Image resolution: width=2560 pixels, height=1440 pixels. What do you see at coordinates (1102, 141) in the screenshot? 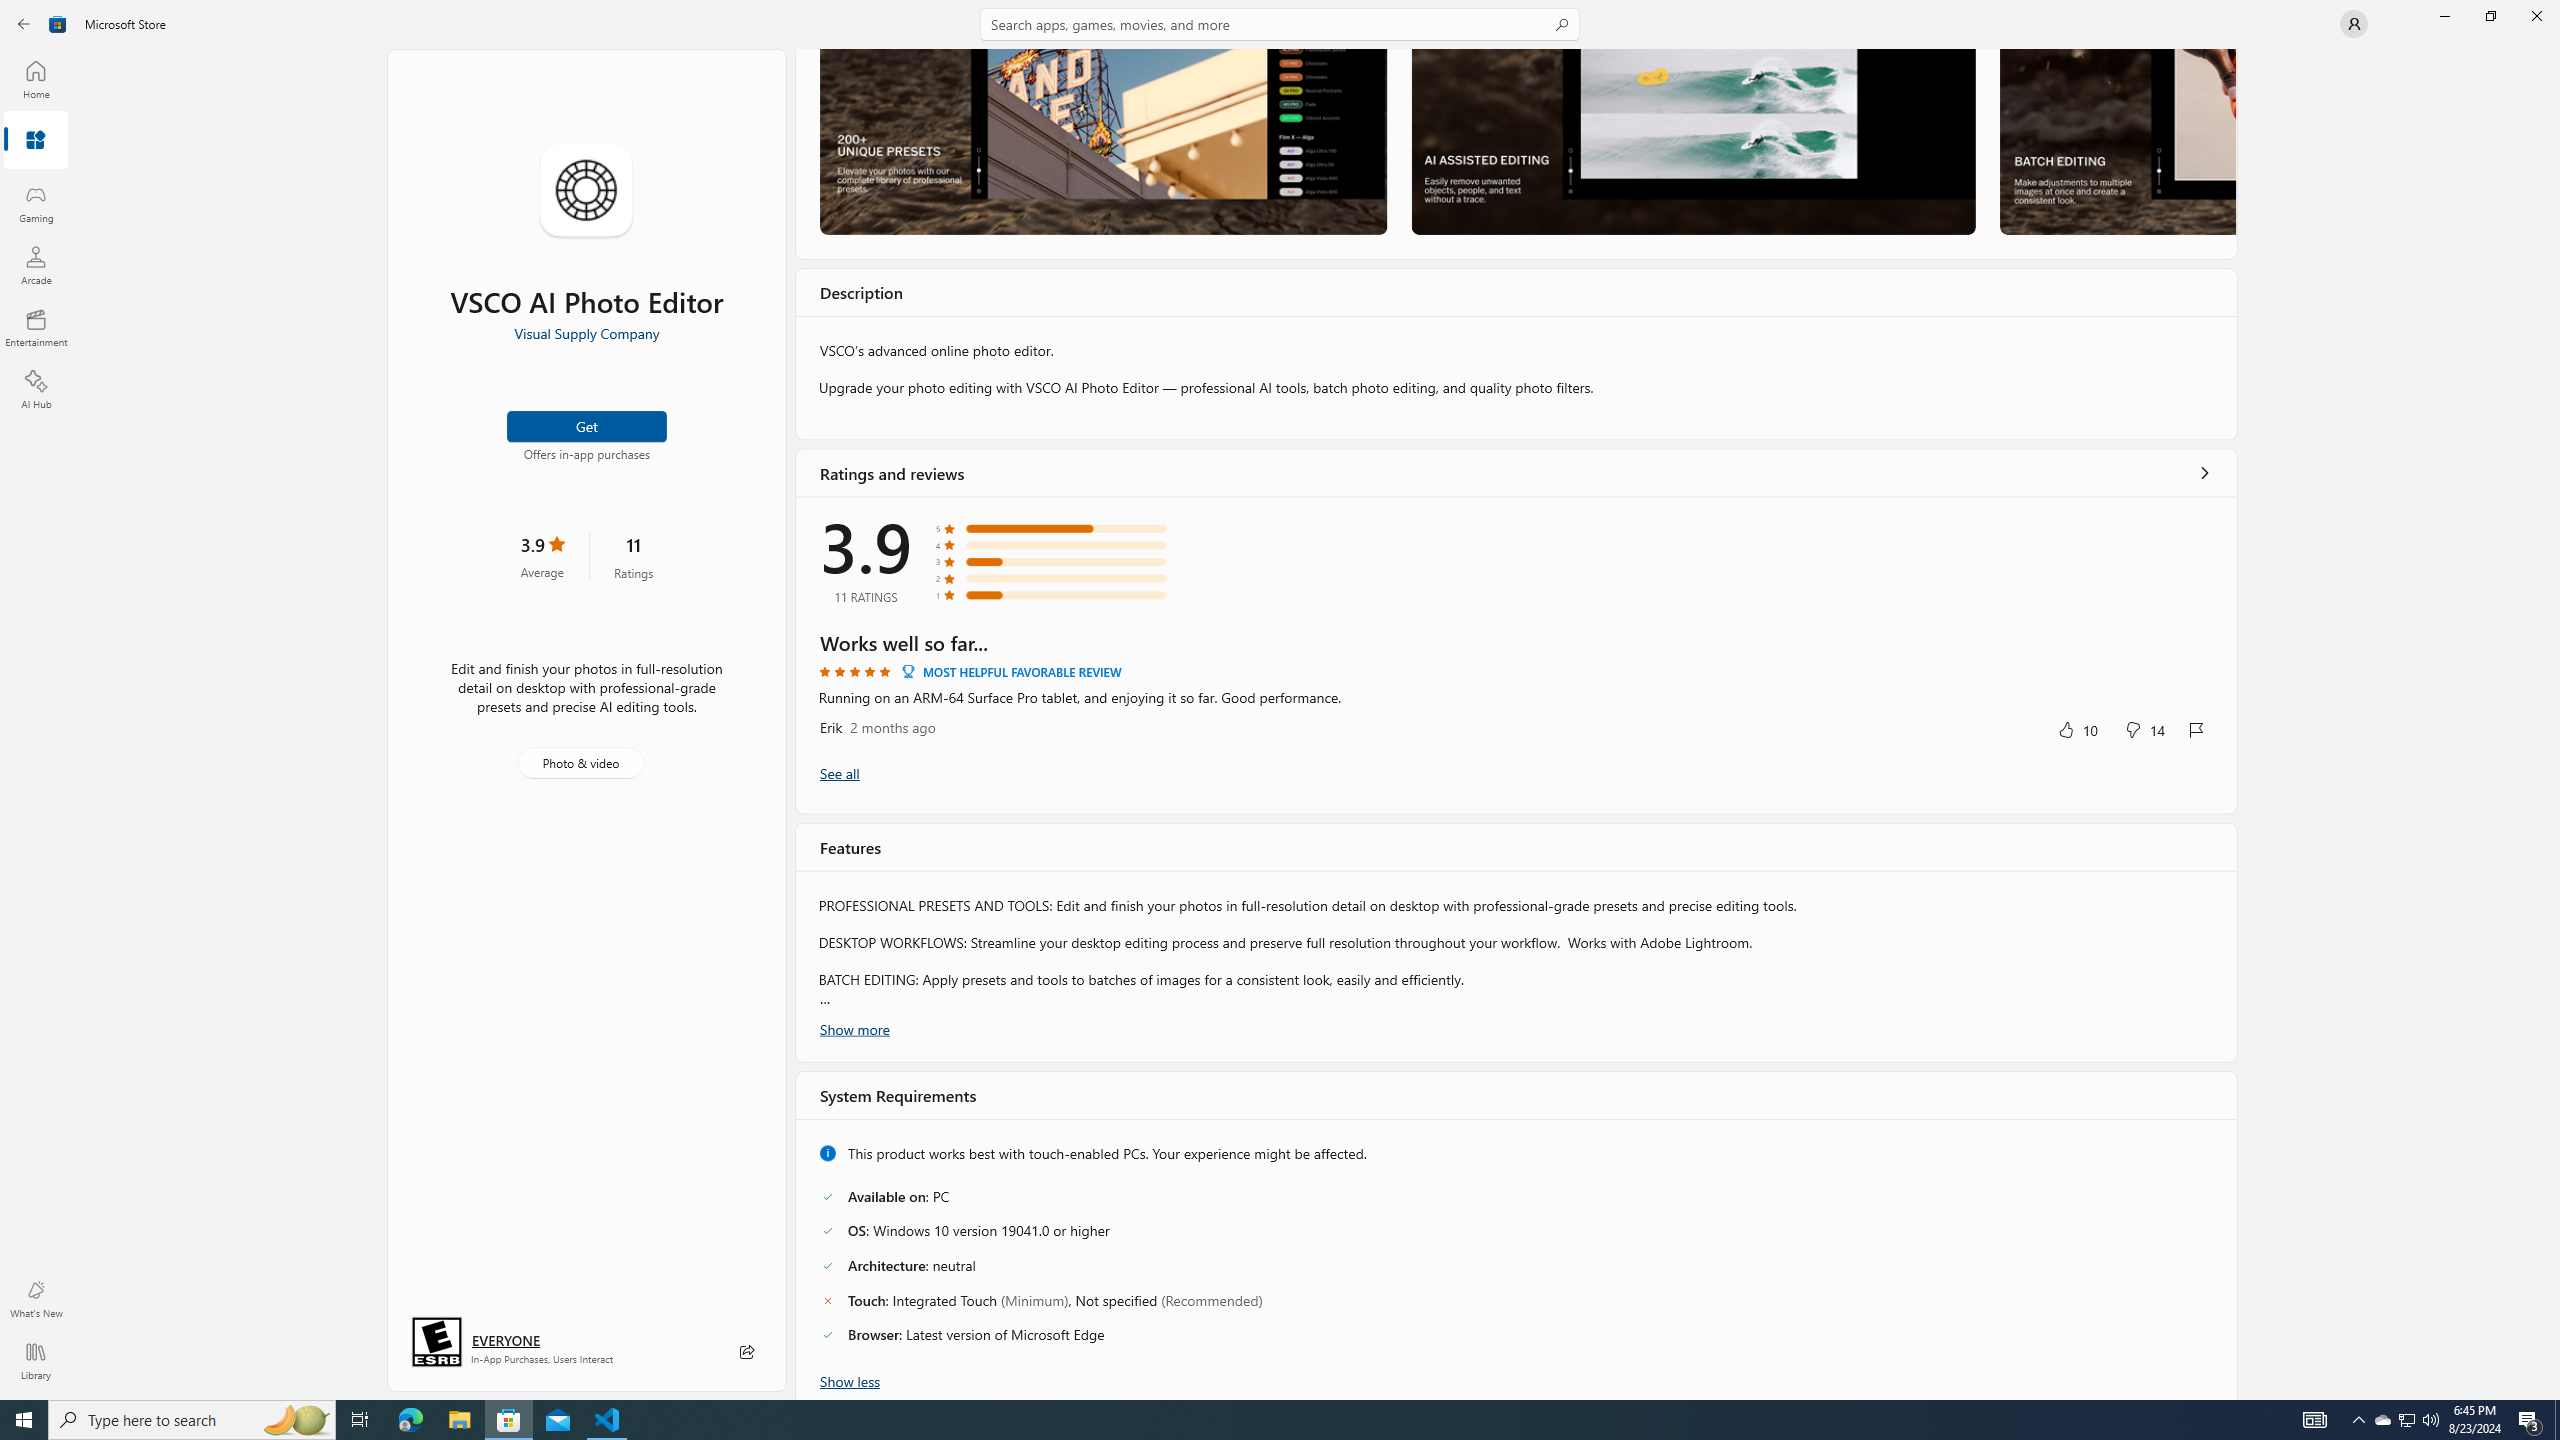
I see `'Screenshot 1'` at bounding box center [1102, 141].